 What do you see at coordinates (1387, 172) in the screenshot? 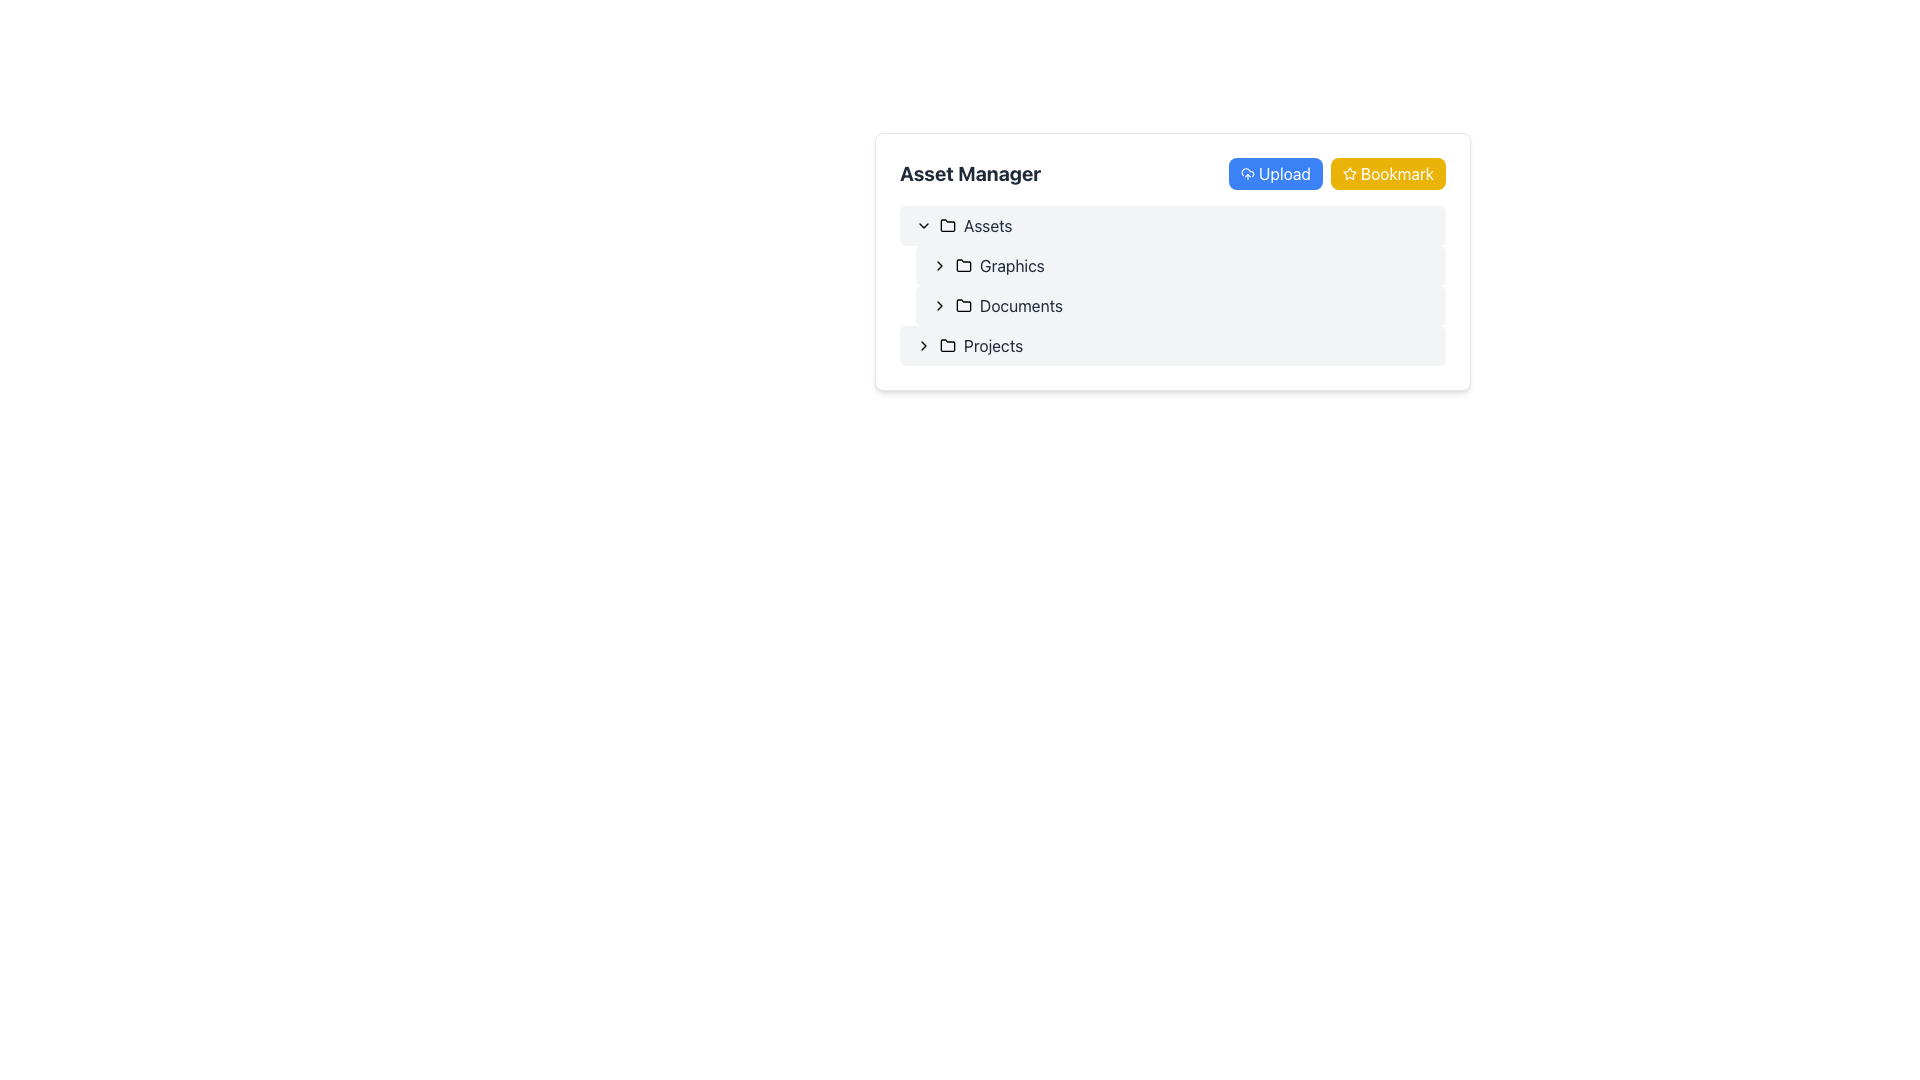
I see `the bookmark button located on the right side of the layout` at bounding box center [1387, 172].